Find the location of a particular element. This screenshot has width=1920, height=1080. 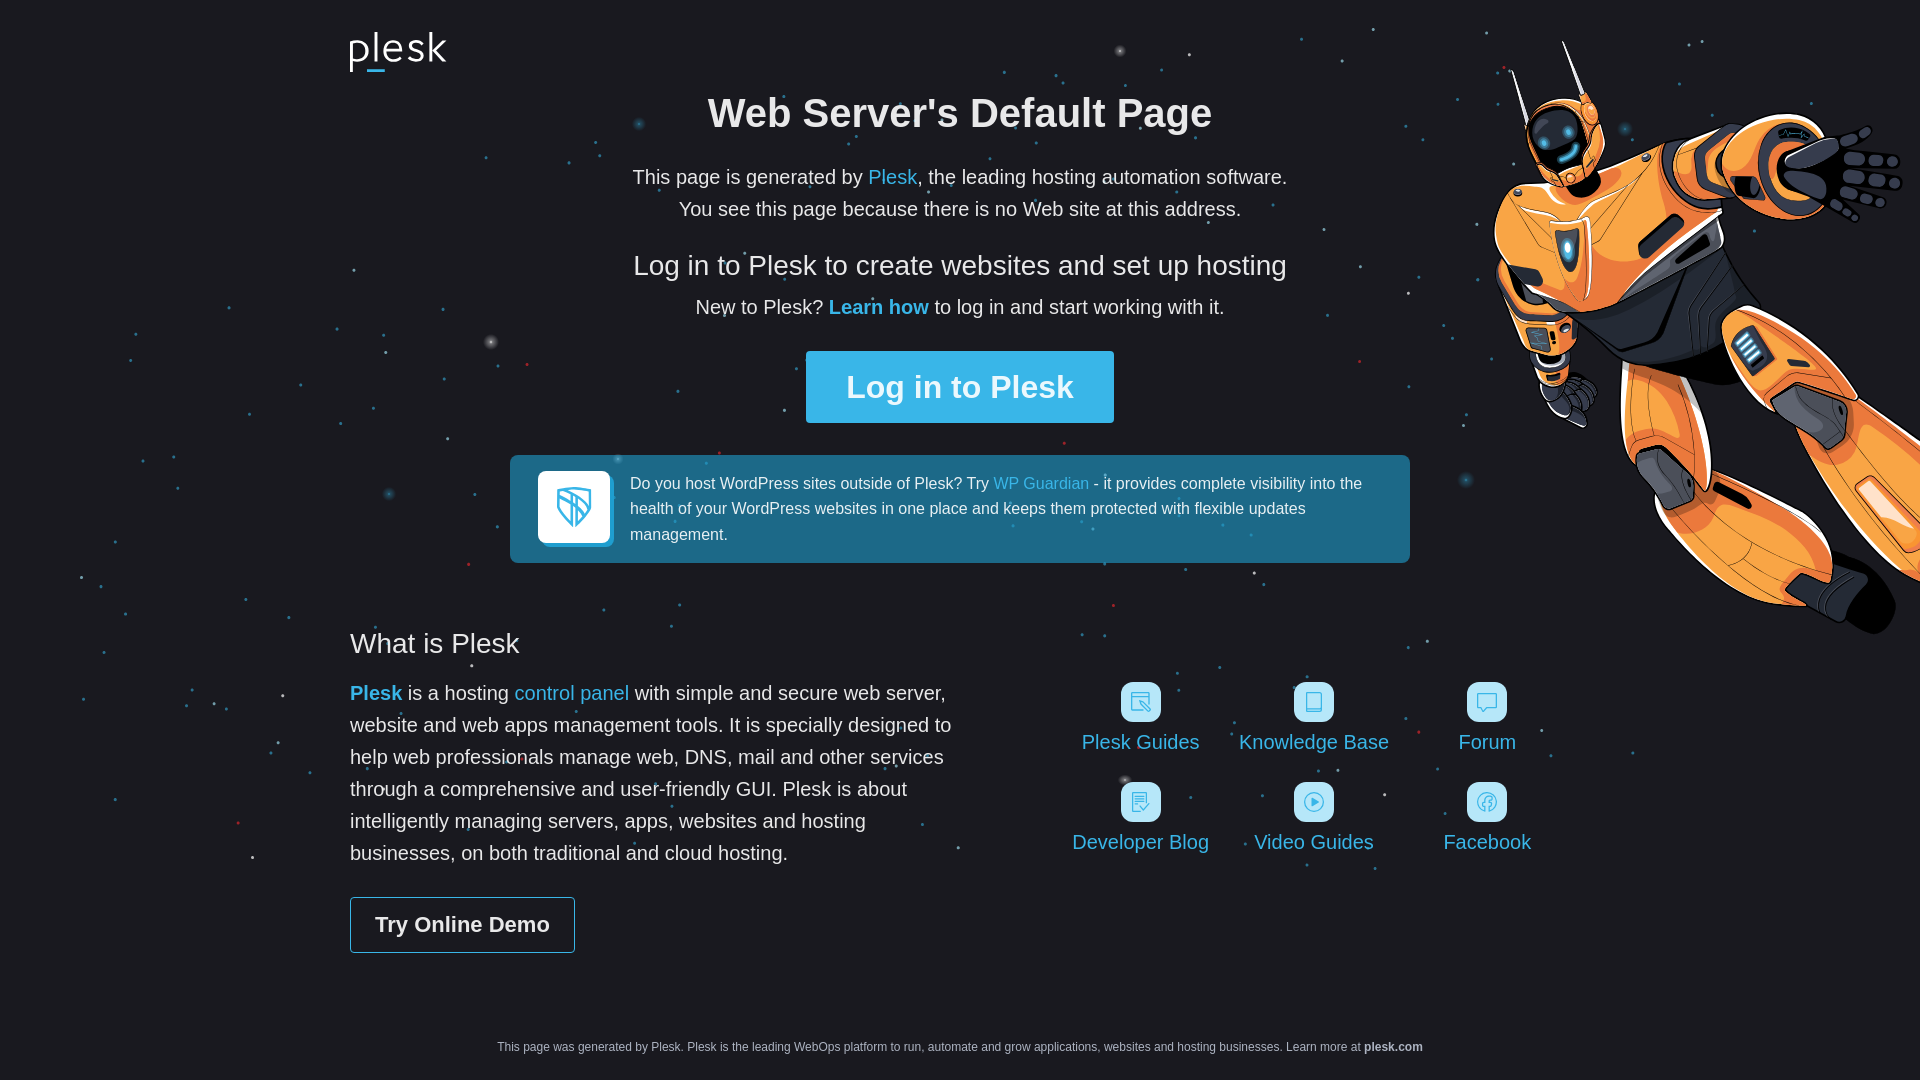

'control panel' is located at coordinates (571, 692).